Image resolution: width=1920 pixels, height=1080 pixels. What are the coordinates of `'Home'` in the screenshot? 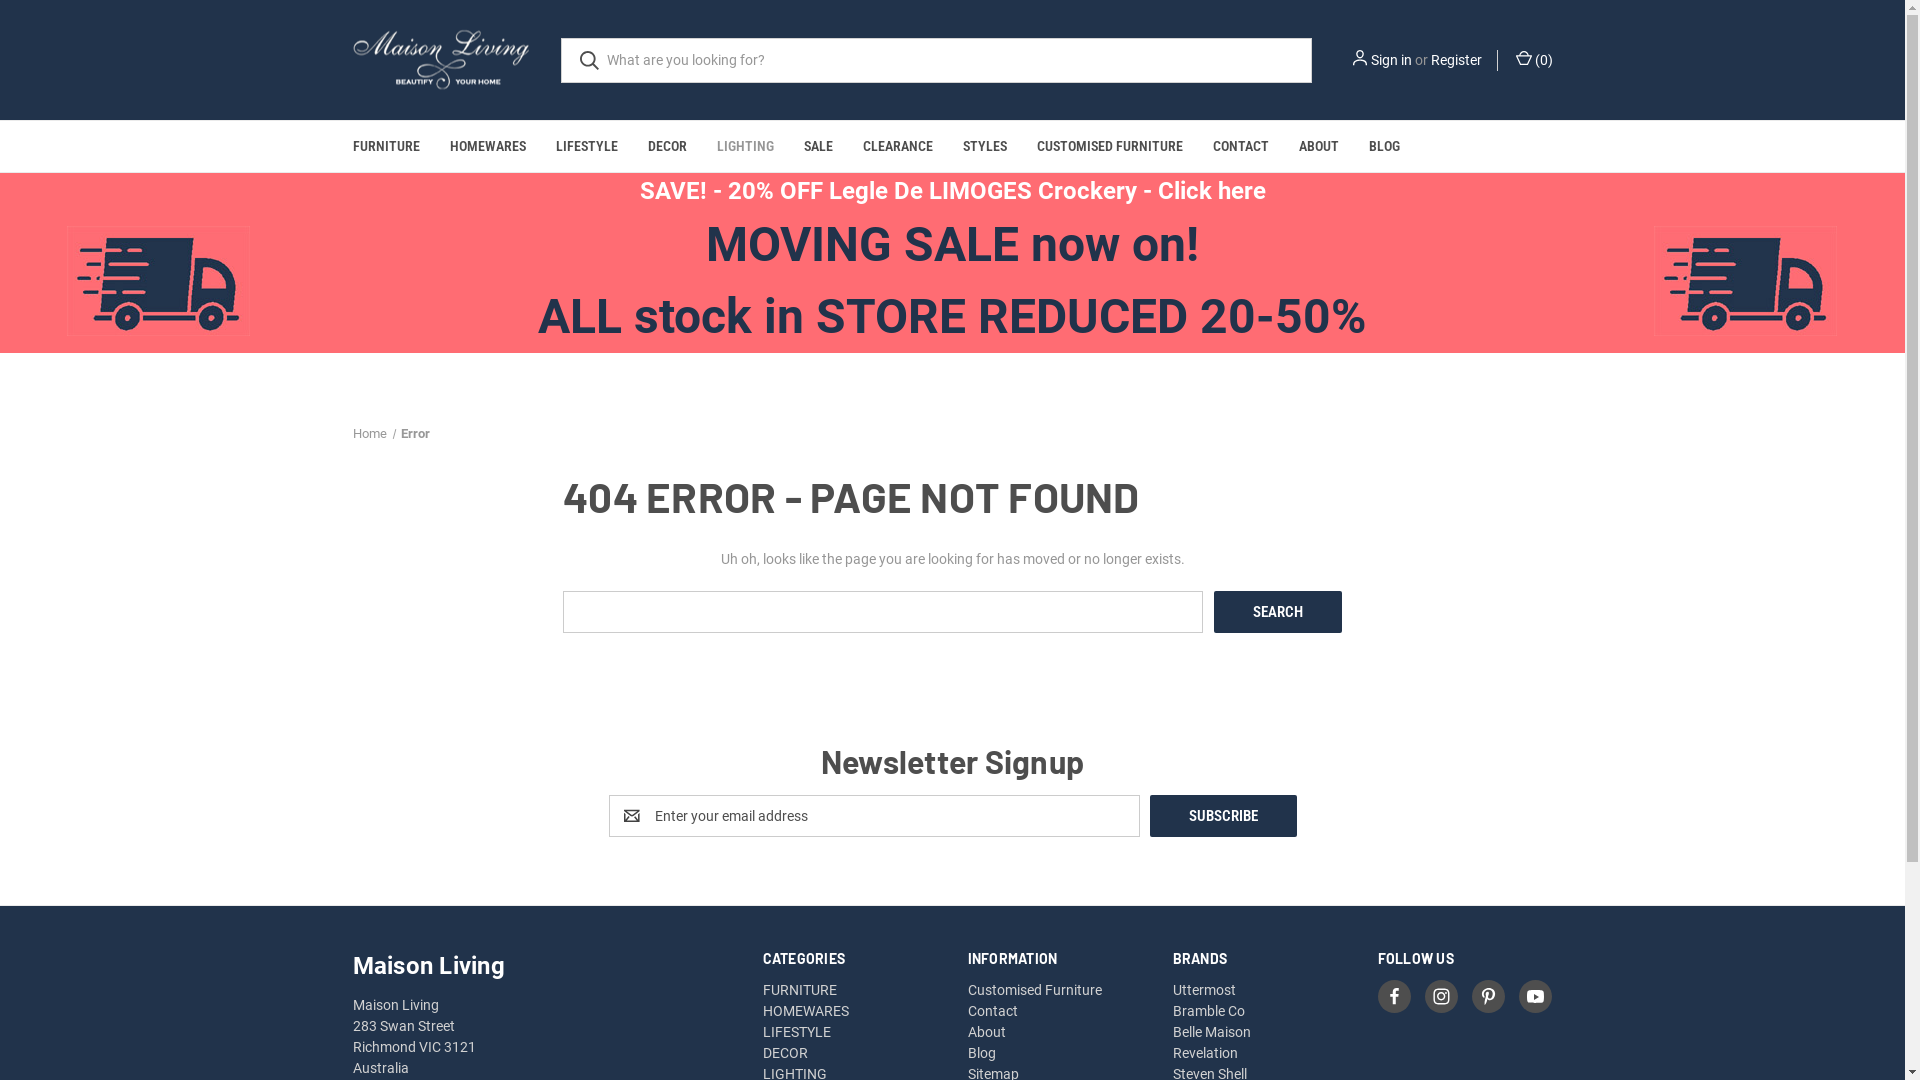 It's located at (369, 432).